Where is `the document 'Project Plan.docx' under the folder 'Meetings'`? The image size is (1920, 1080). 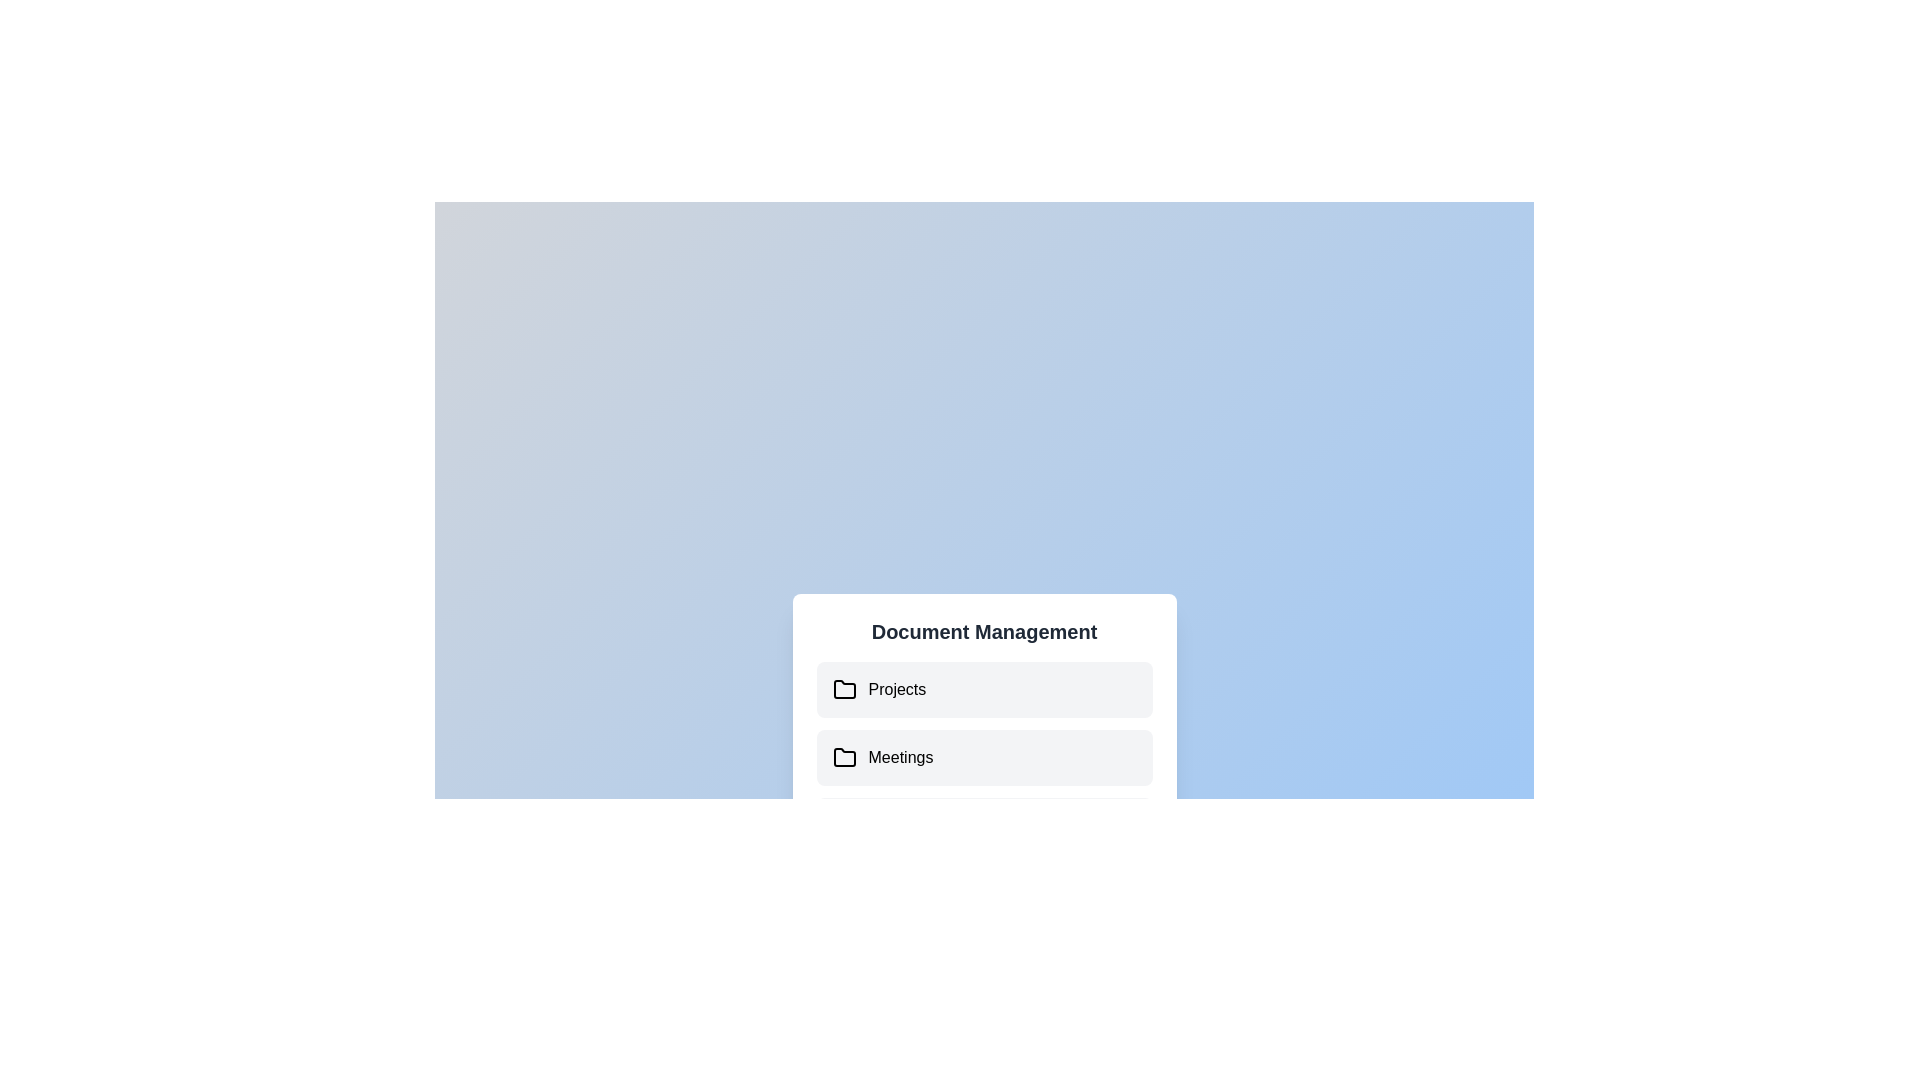
the document 'Project Plan.docx' under the folder 'Meetings' is located at coordinates (984, 758).